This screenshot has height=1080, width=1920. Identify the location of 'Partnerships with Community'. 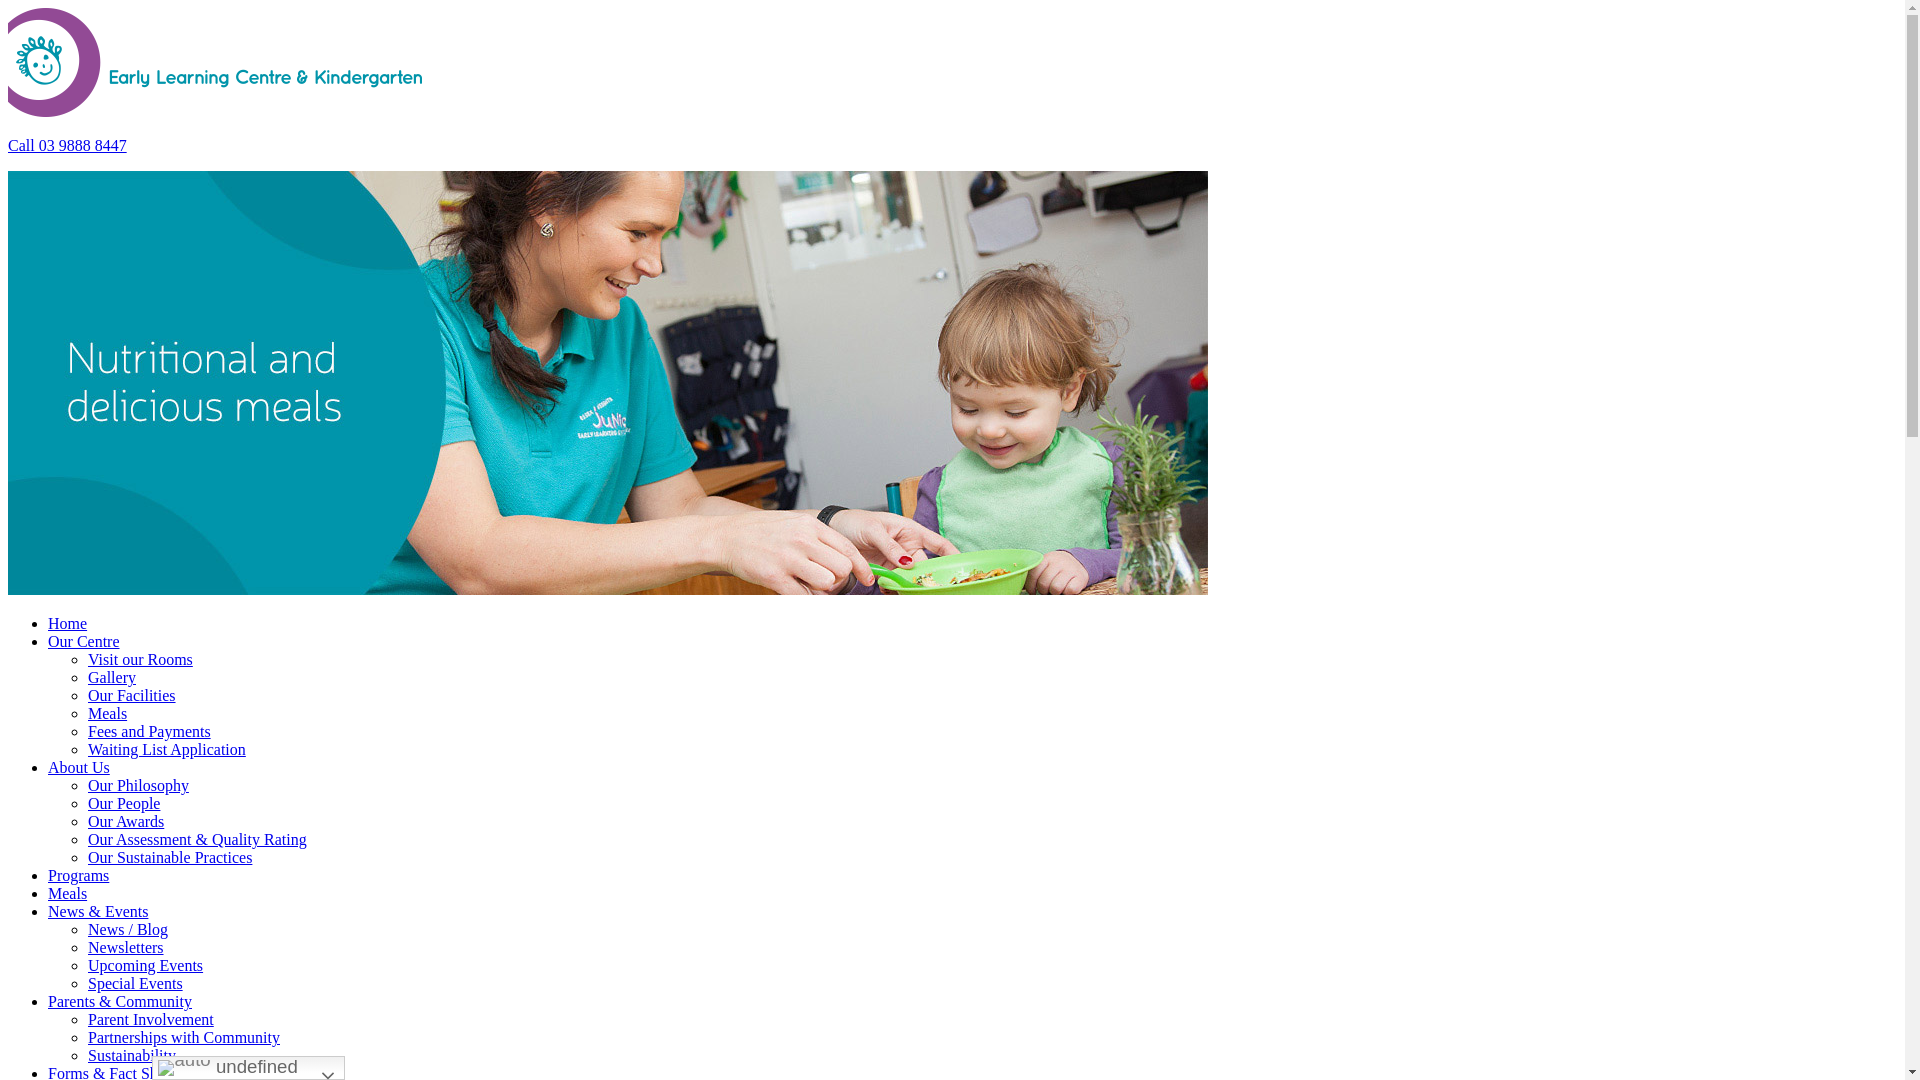
(86, 1036).